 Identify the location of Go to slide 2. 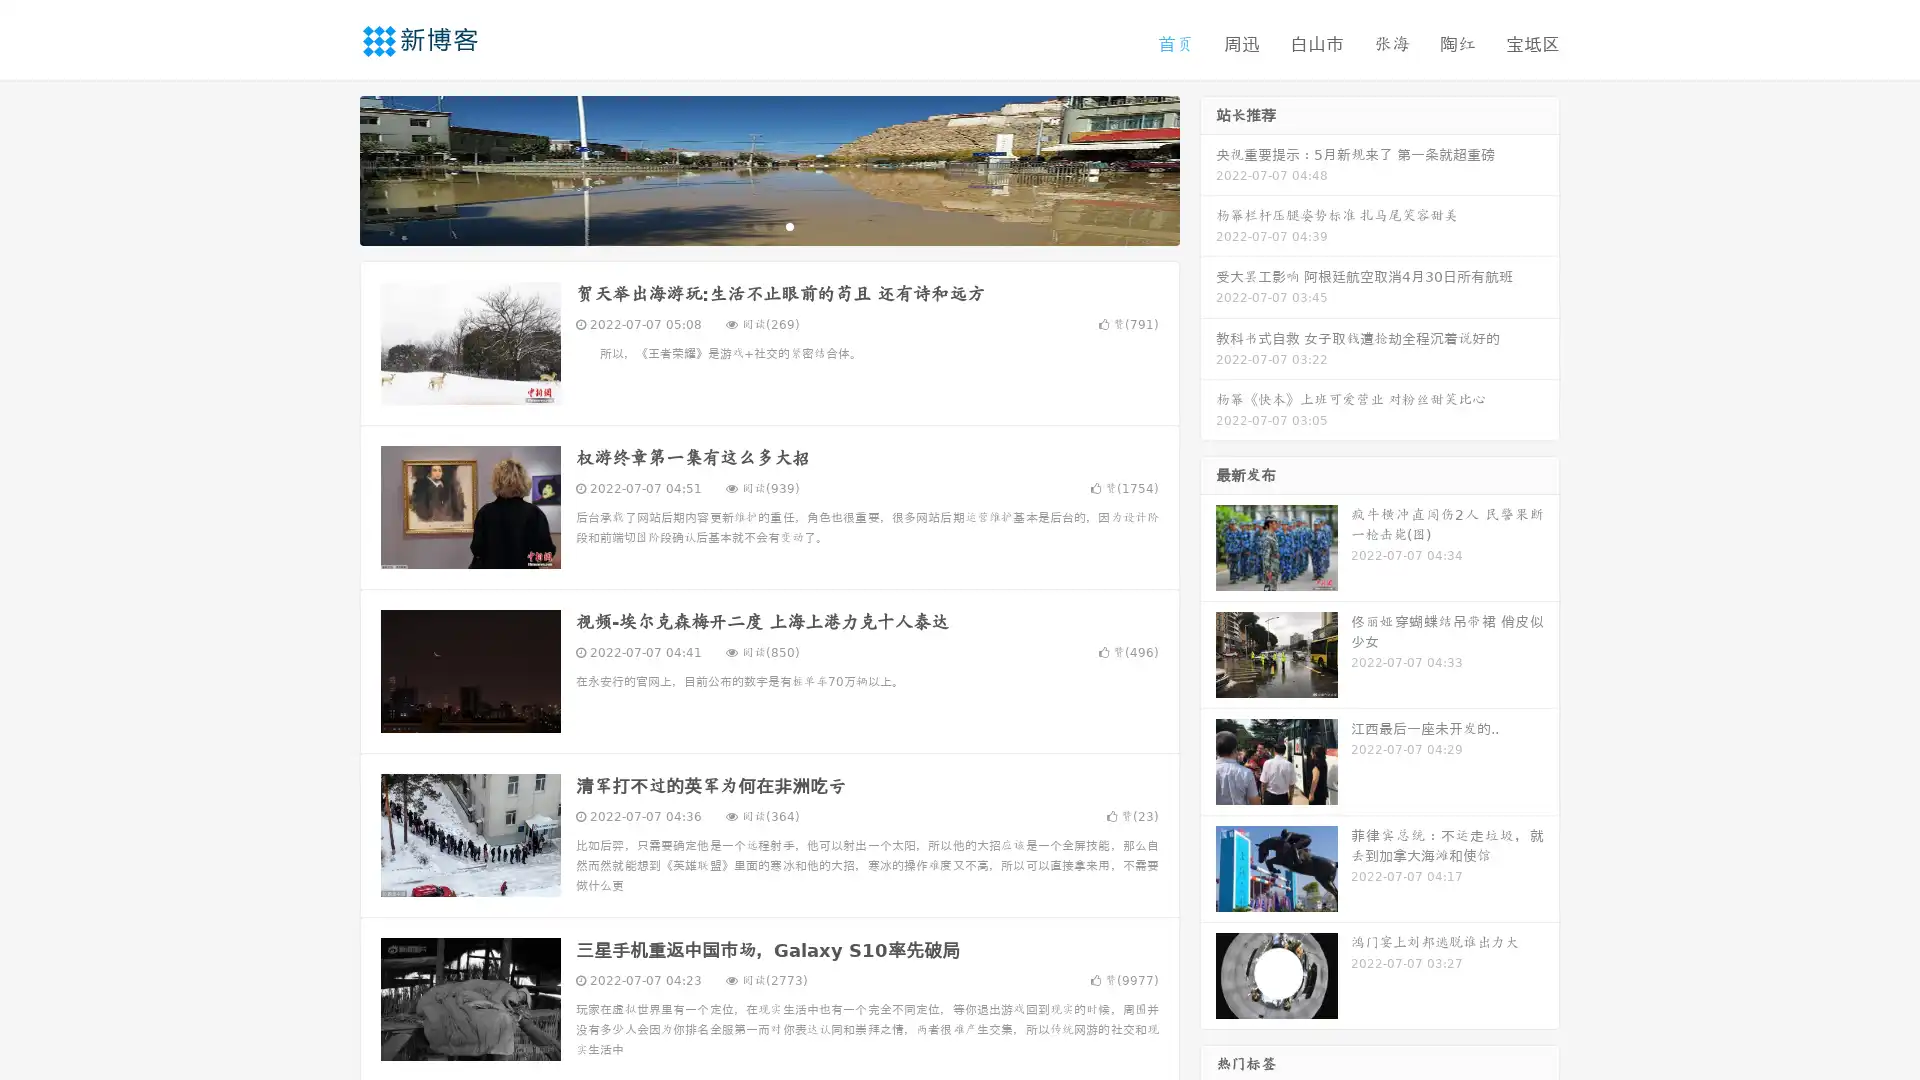
(768, 225).